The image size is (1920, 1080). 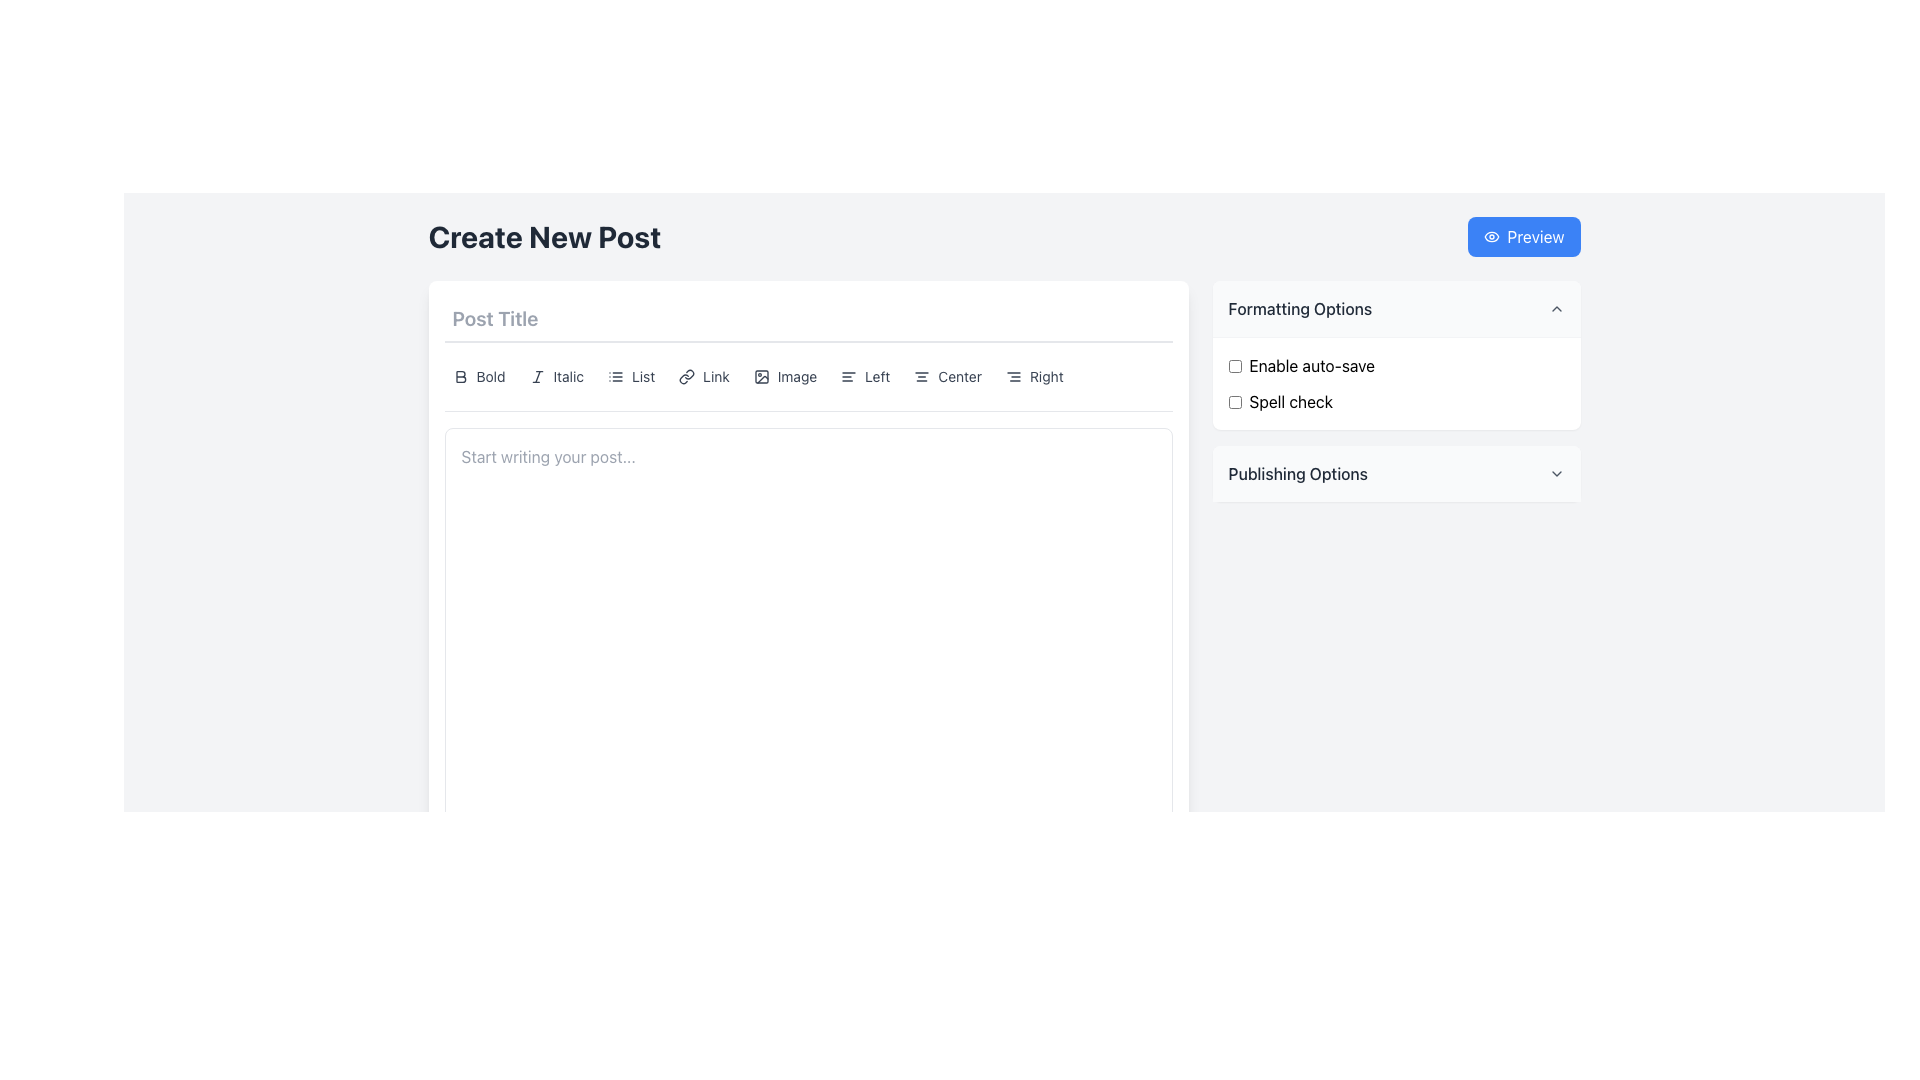 I want to click on the label next to the list icon in the top toolbar of the 'Create New Post' interface, which identifies the function for adding lists to the post, so click(x=643, y=377).